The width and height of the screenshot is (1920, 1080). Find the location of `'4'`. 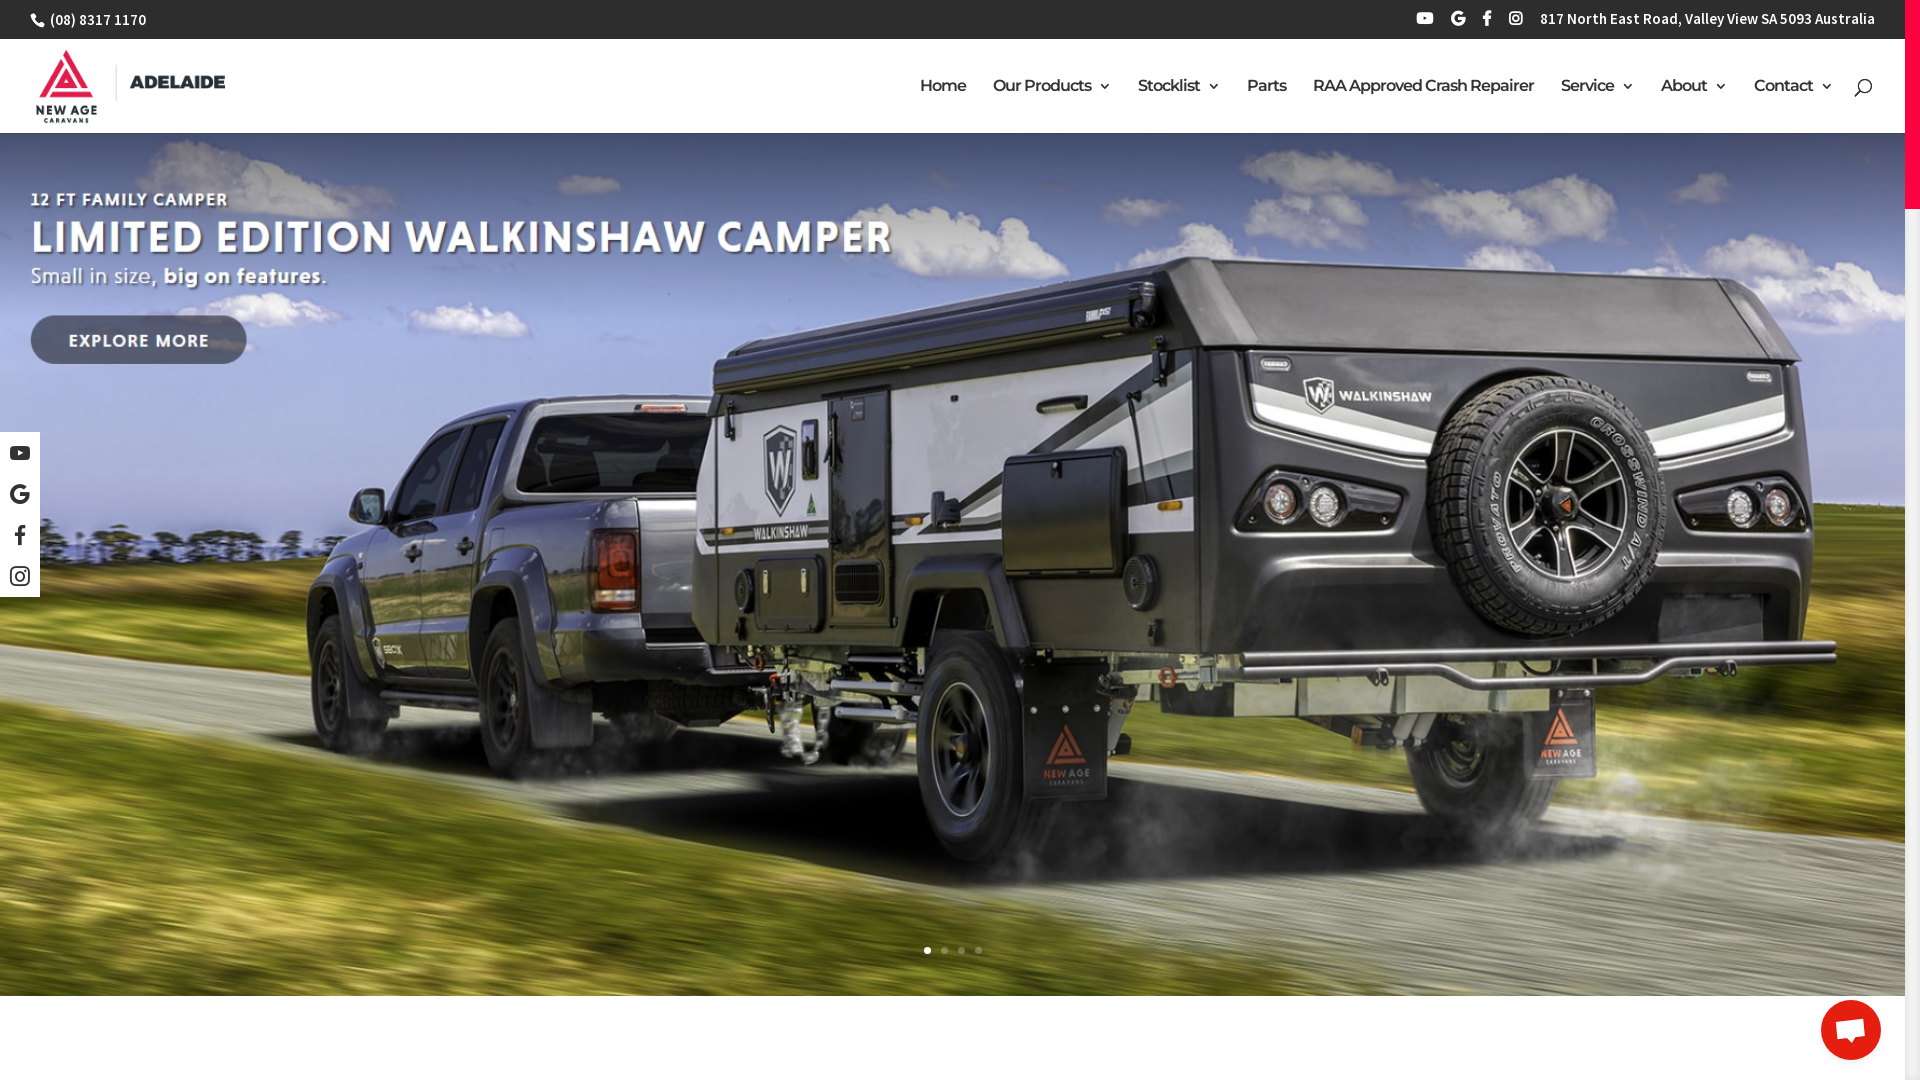

'4' is located at coordinates (974, 949).